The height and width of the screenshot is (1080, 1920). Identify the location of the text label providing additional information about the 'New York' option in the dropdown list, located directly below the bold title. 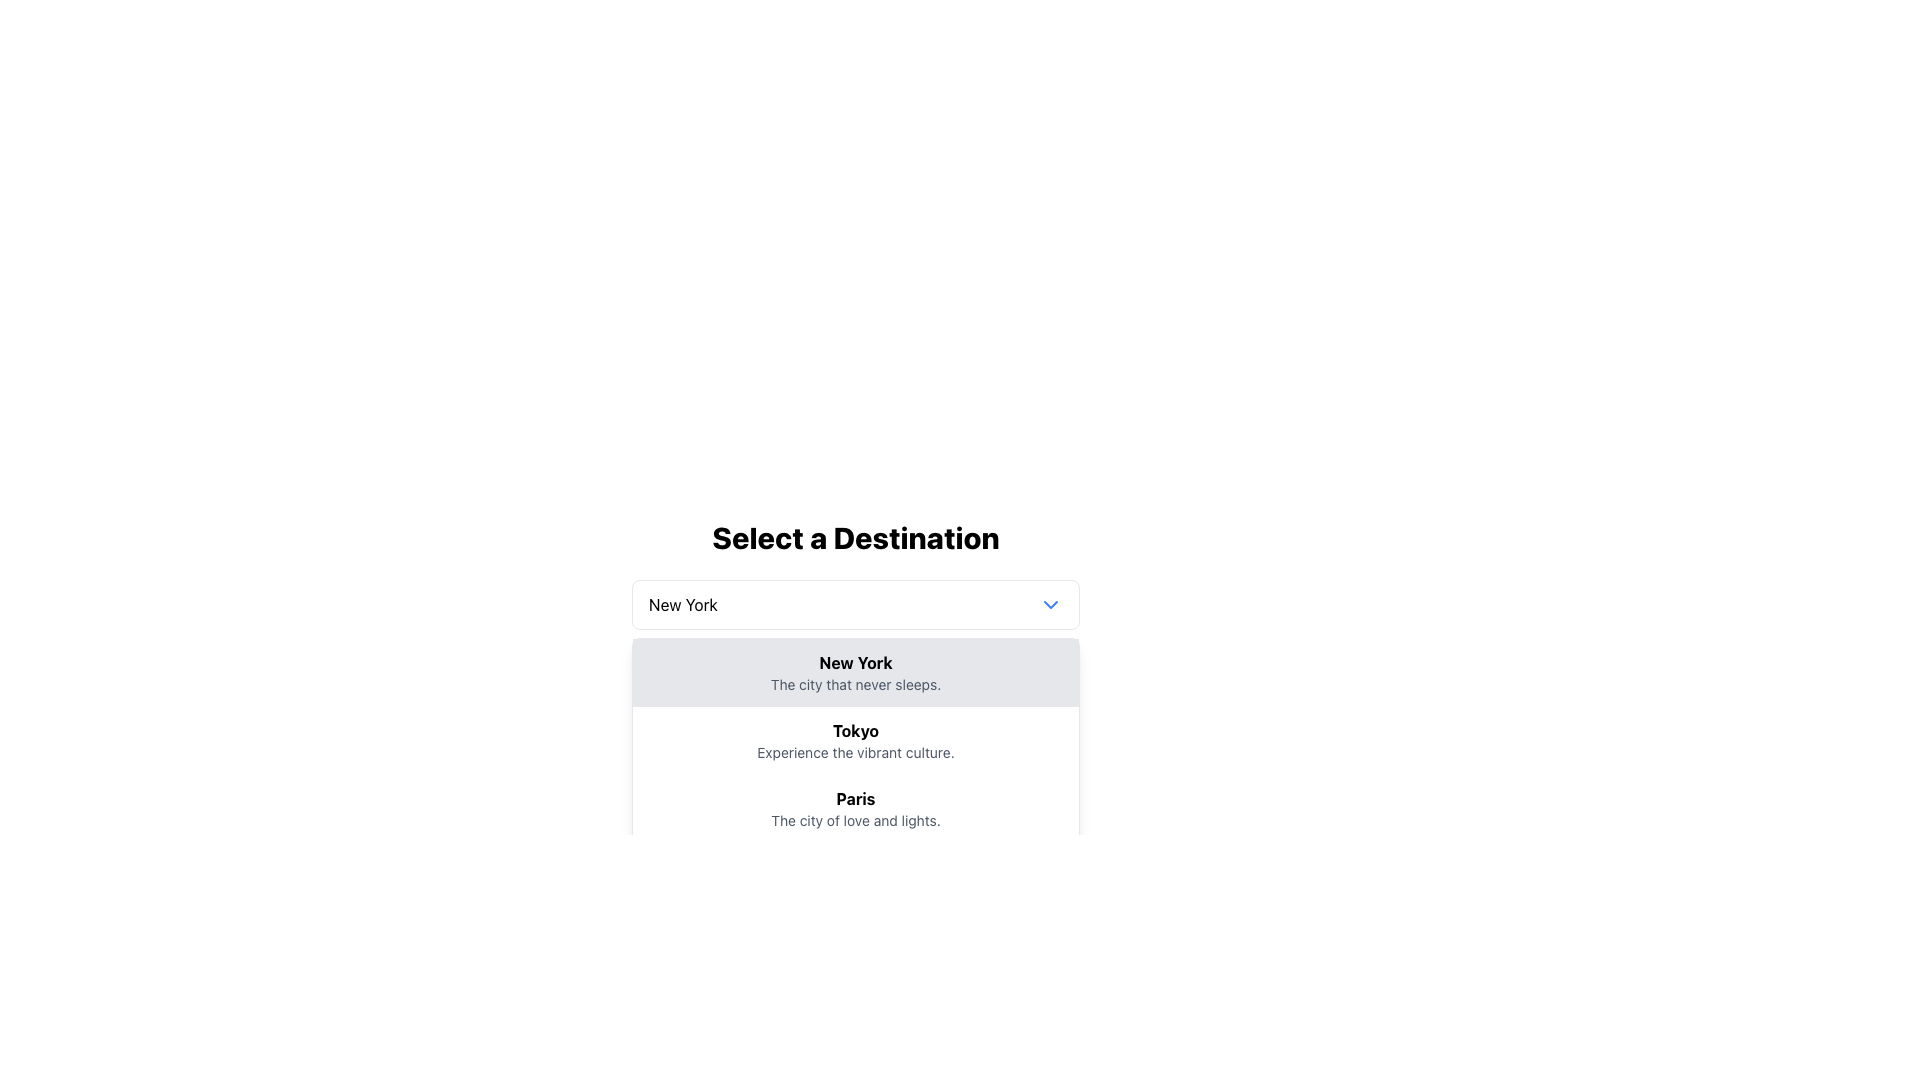
(855, 684).